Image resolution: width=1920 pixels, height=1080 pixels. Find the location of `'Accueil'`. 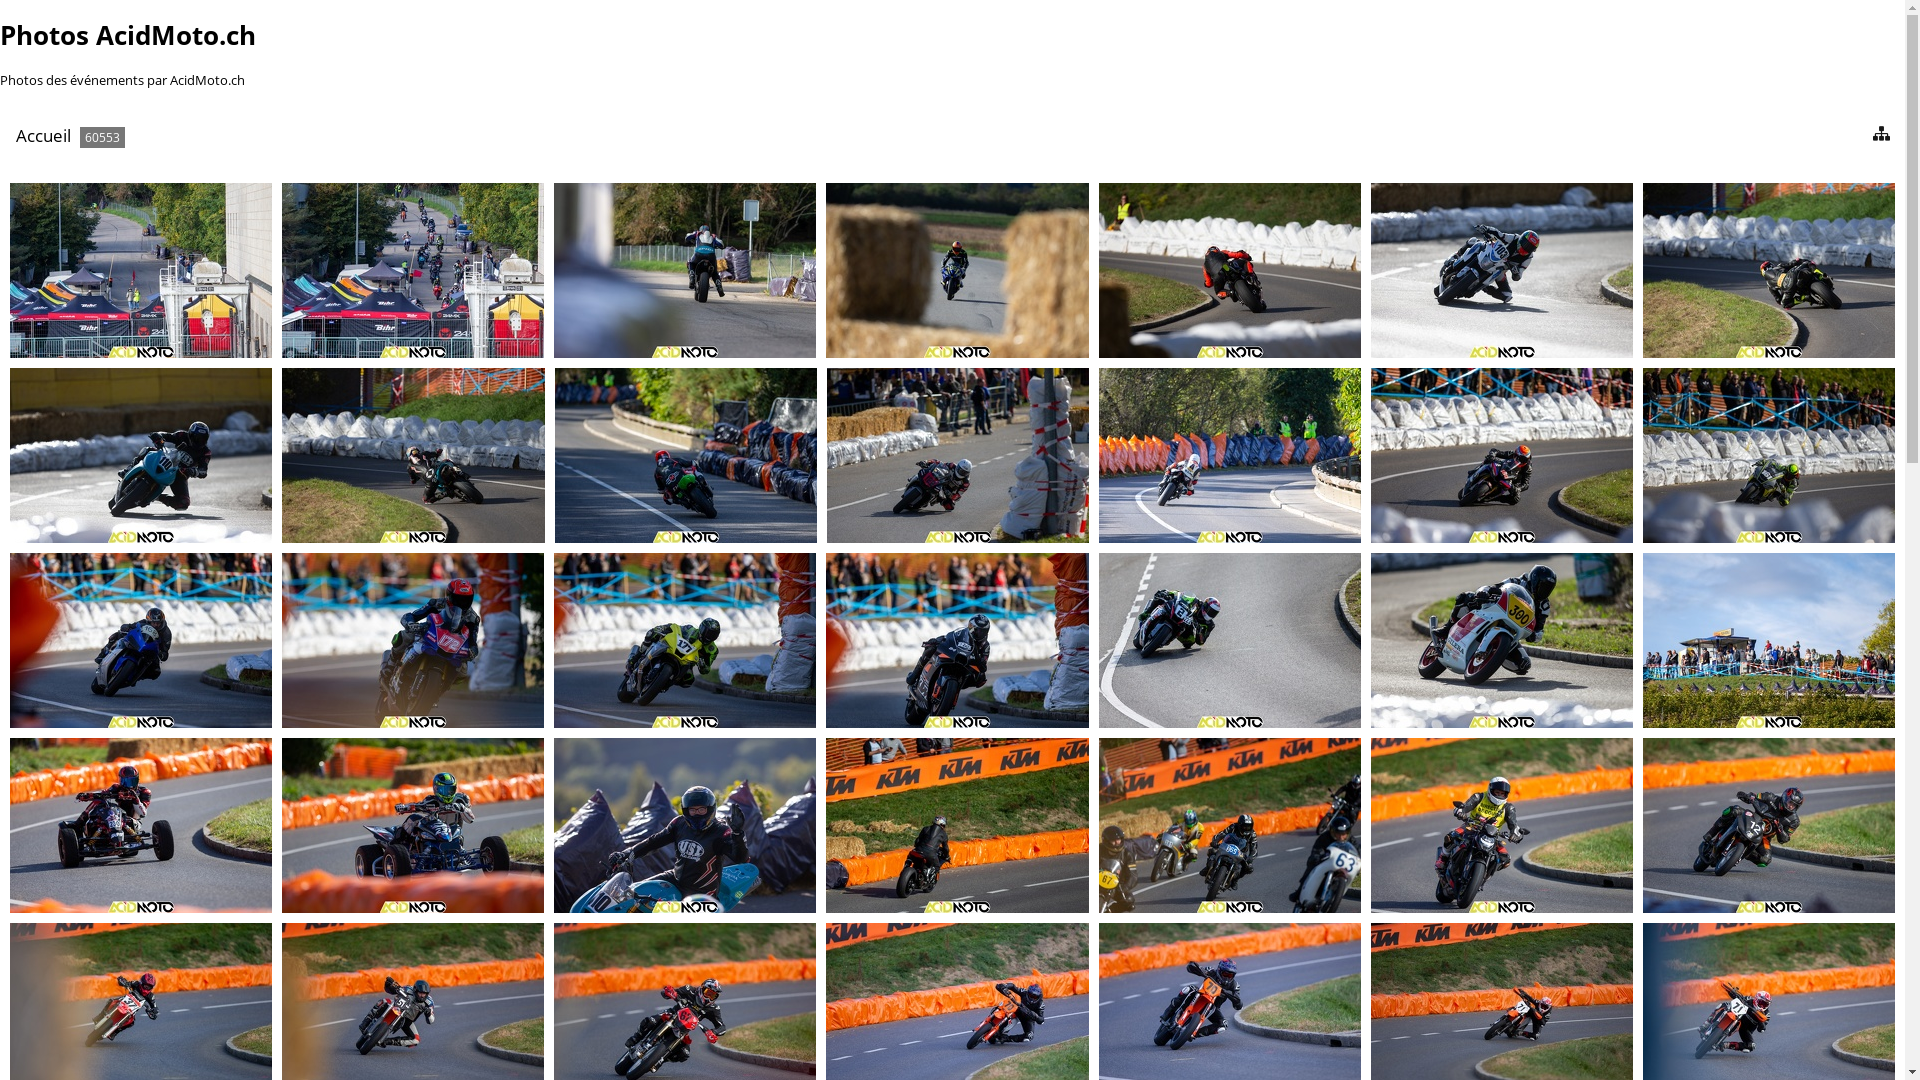

'Accueil' is located at coordinates (43, 135).